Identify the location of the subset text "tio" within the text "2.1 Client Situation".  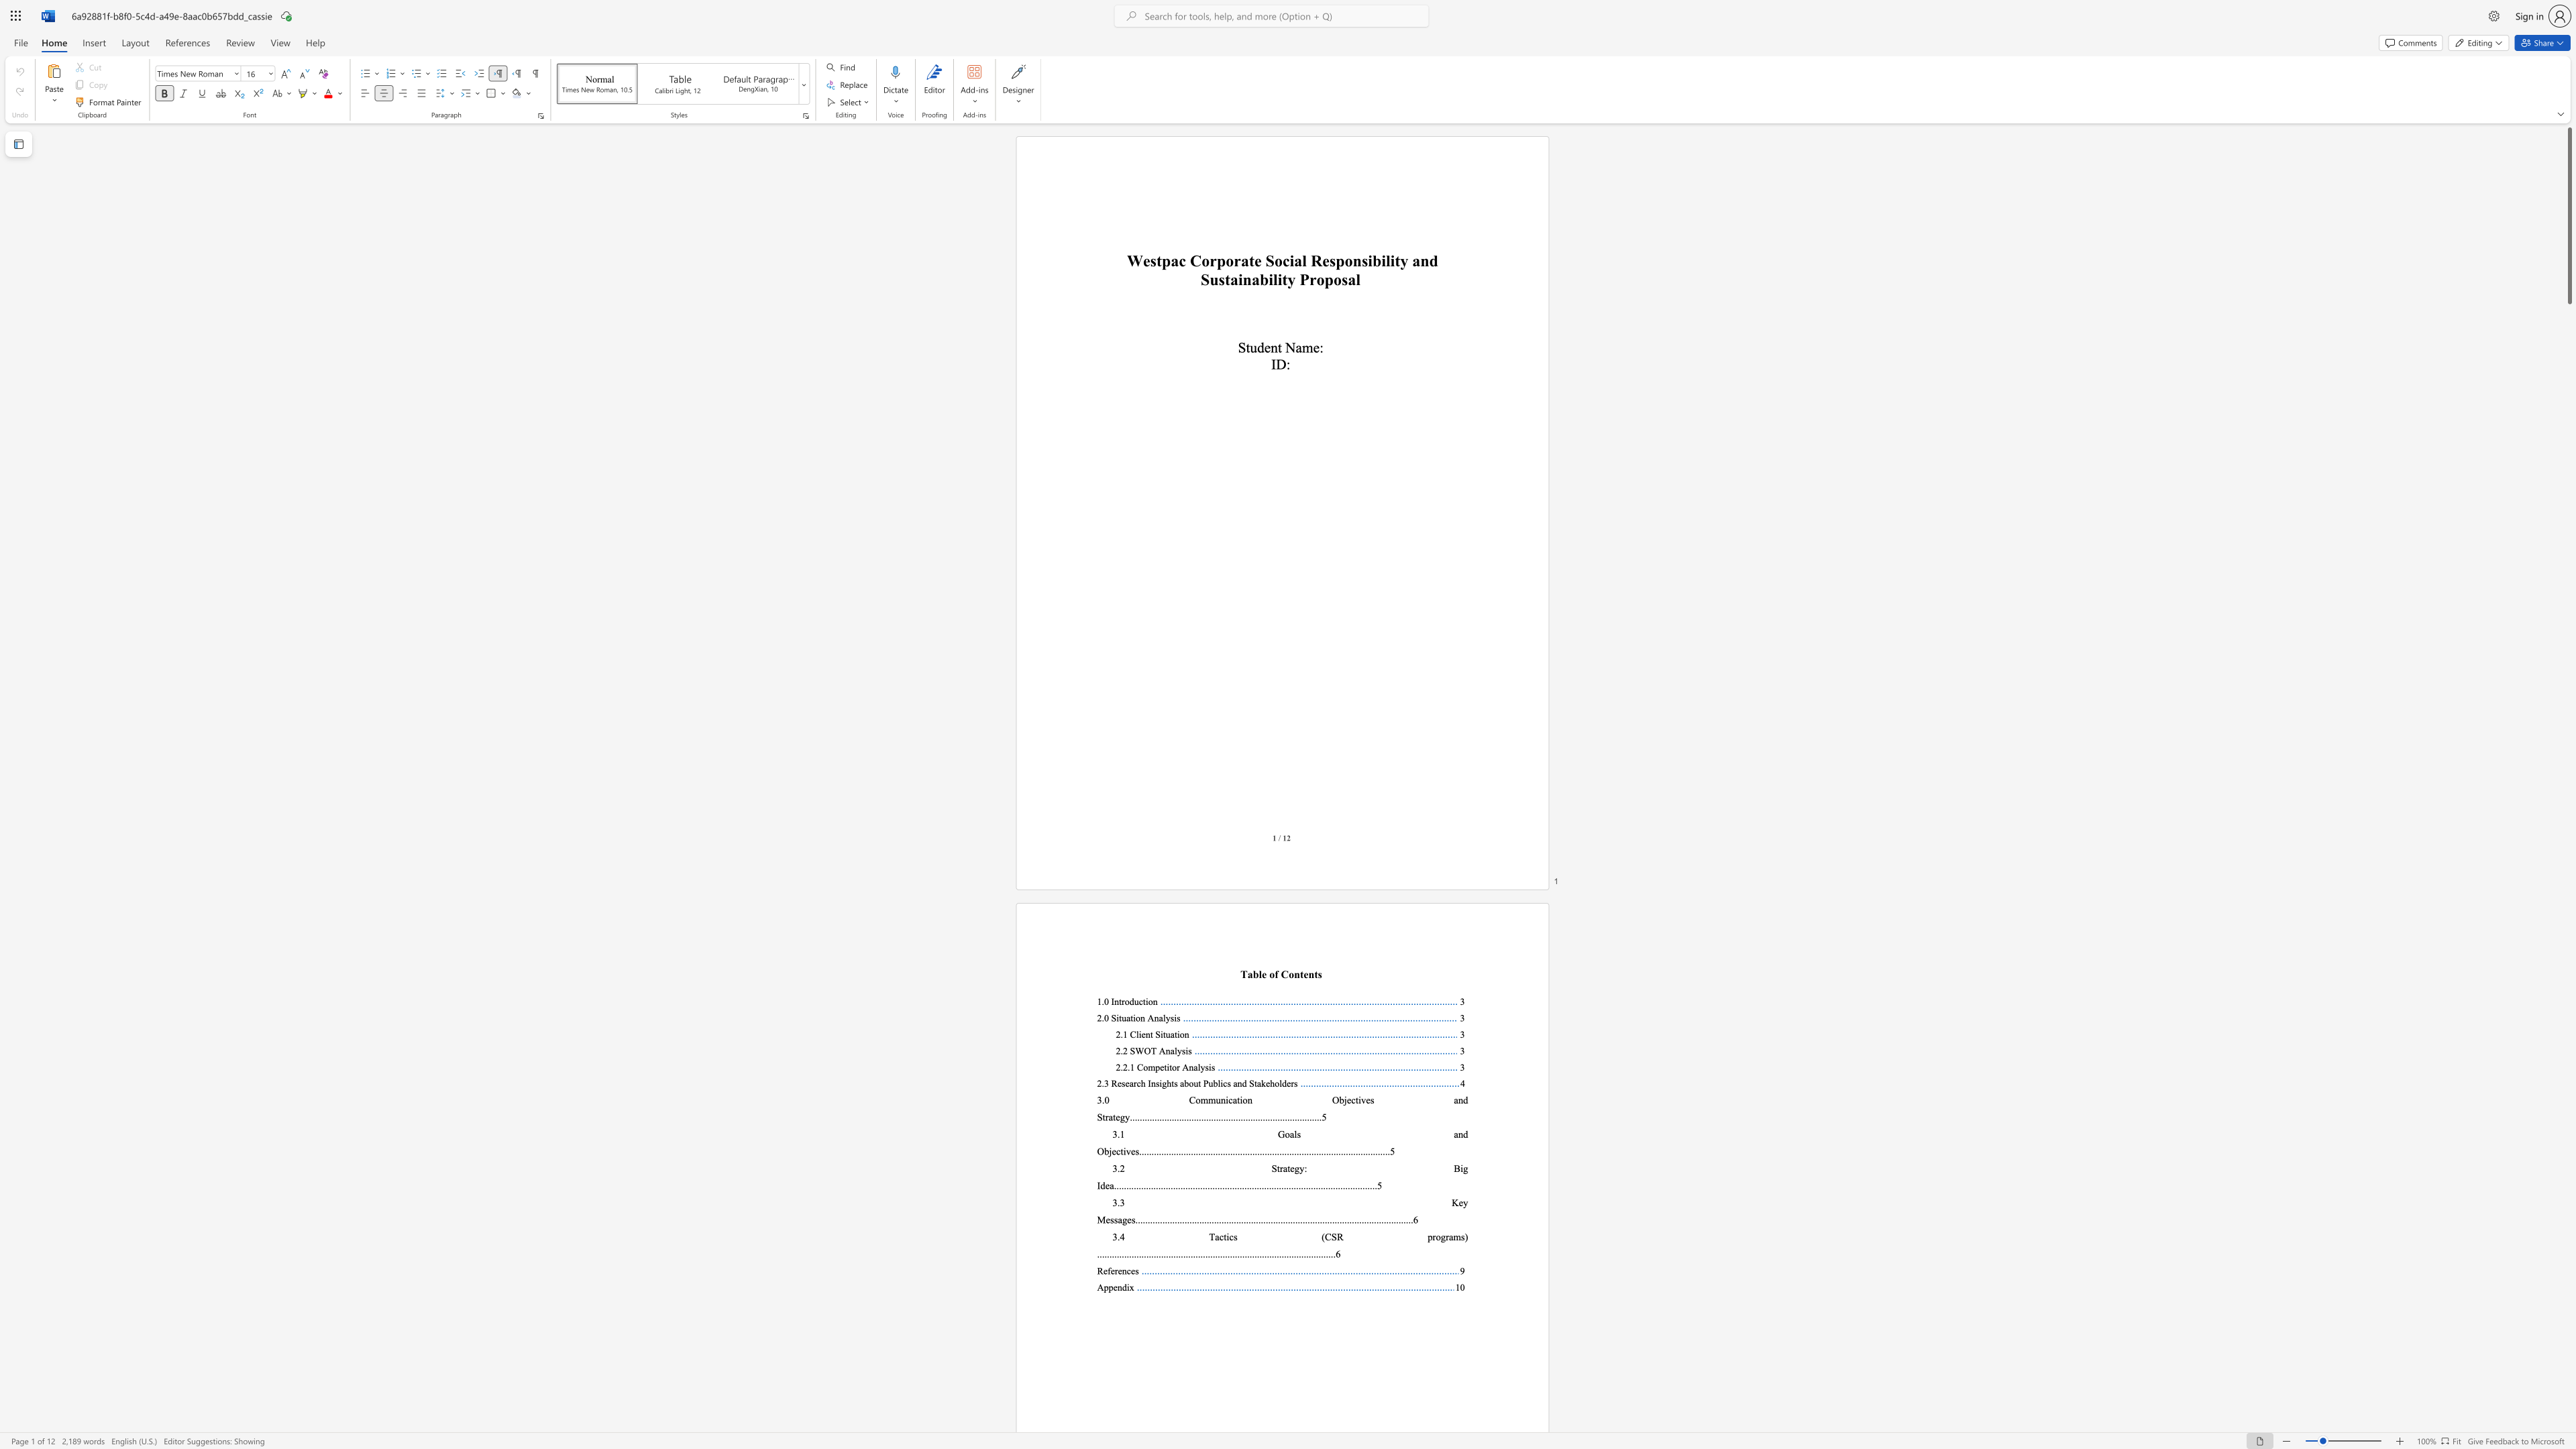
(1173, 1034).